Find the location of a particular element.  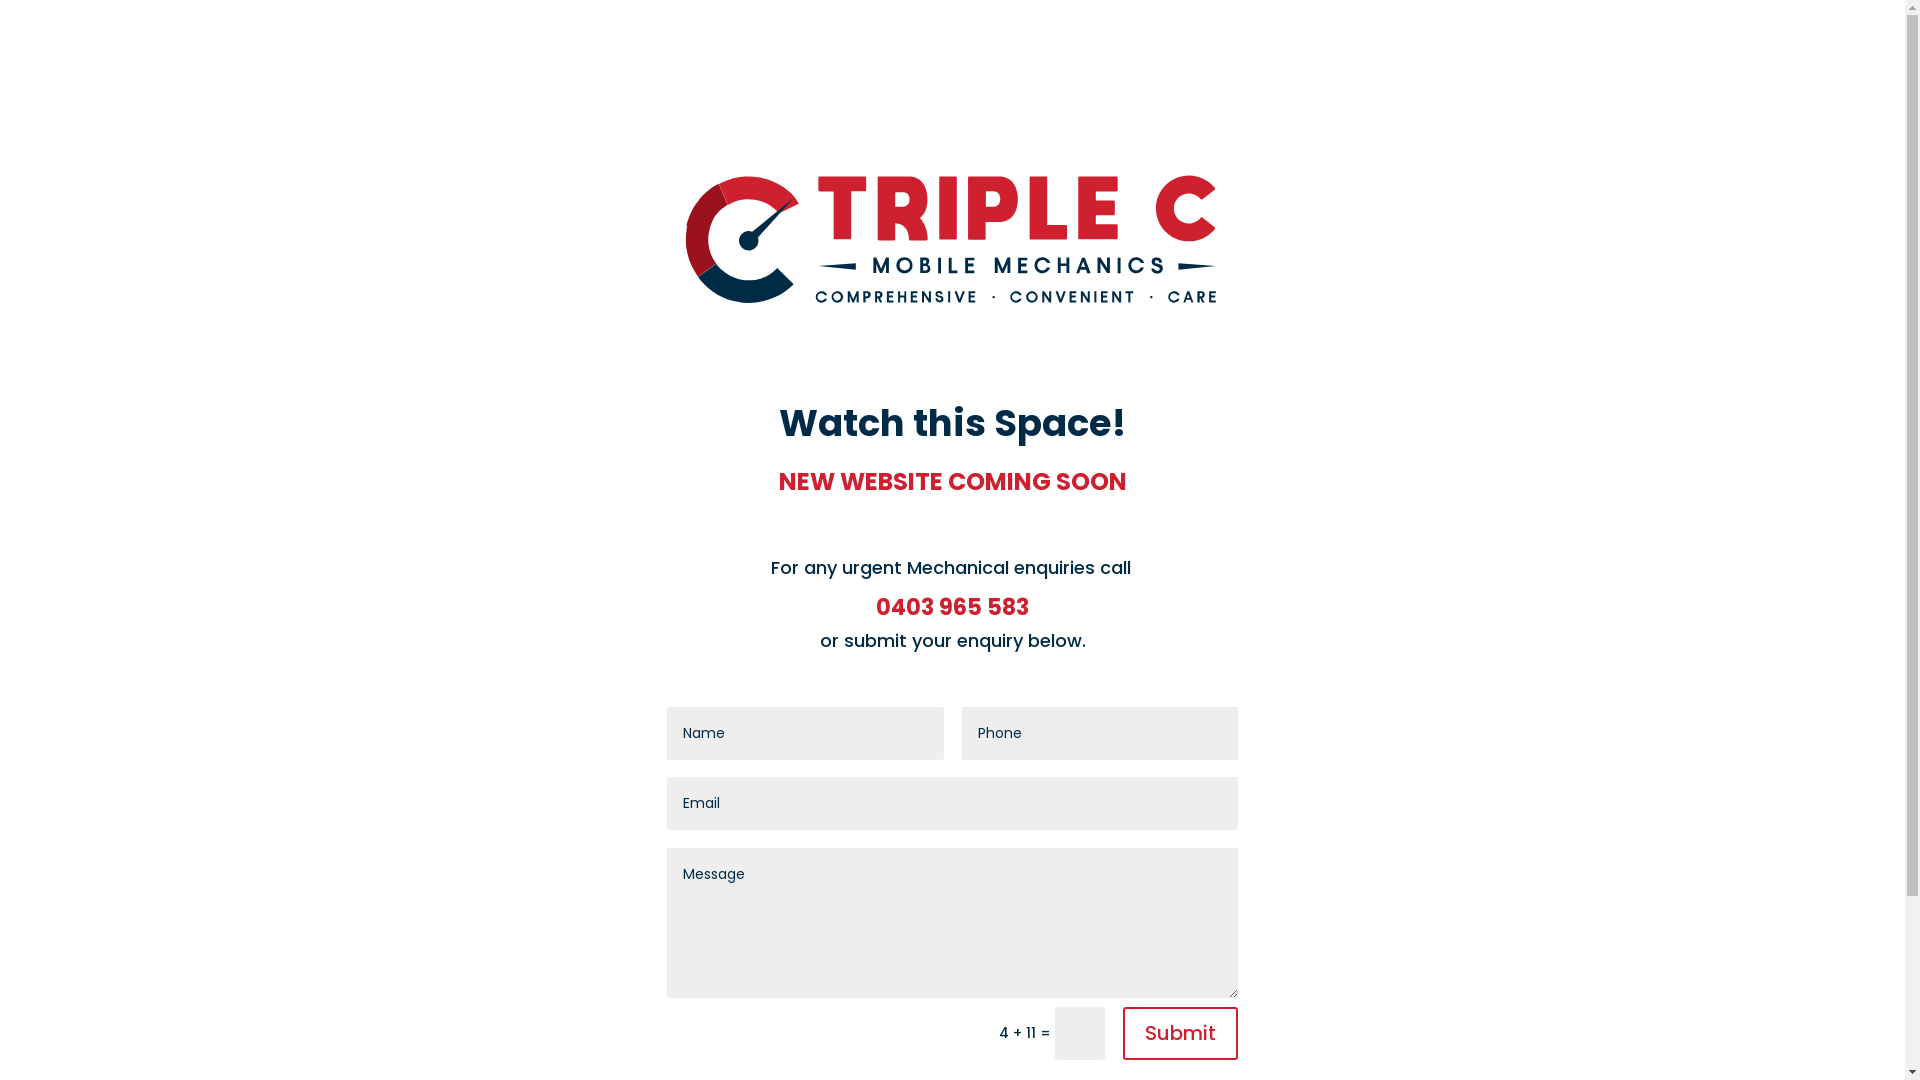

'TC_Logo' is located at coordinates (952, 238).